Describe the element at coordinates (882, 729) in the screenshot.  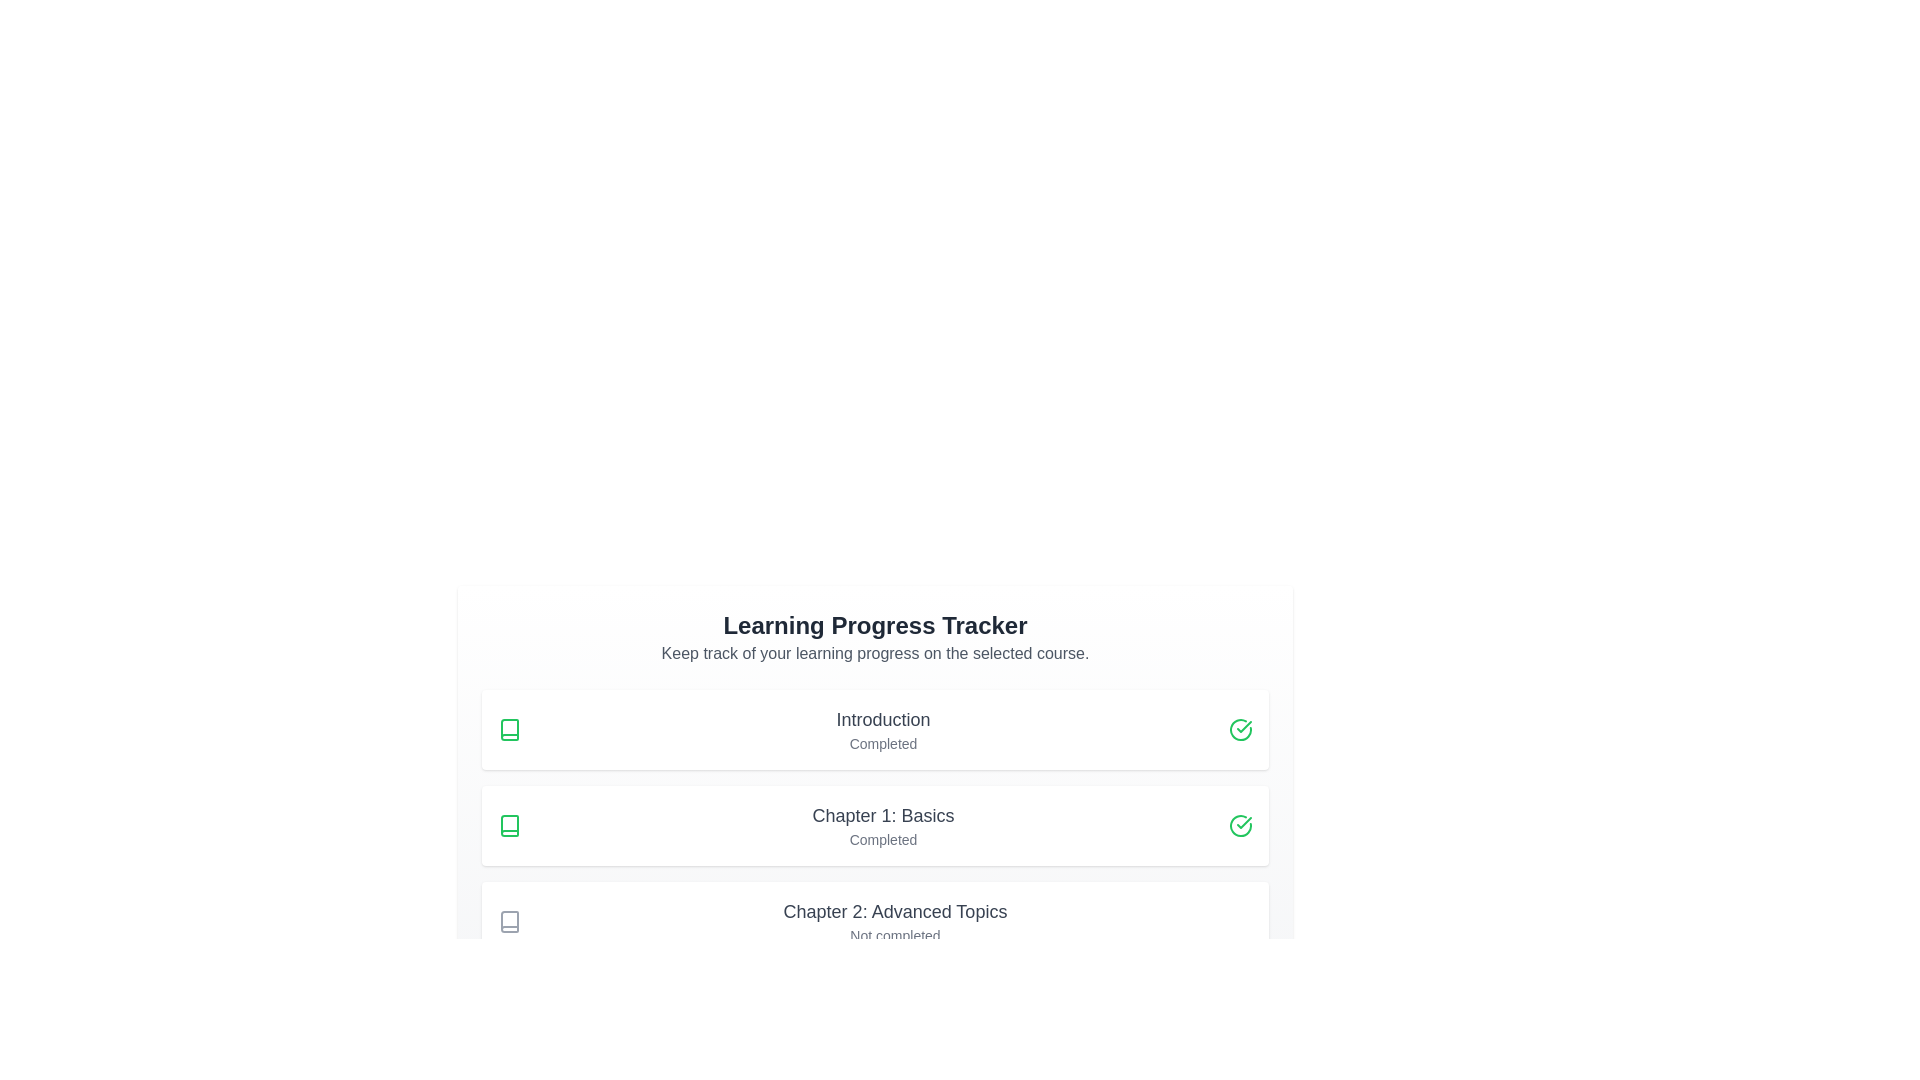
I see `the text block that displays 'Introduction' in bold and 'Completed' in smaller font, positioned centrally in the viewport between a green square icon and a green checkmark icon` at that location.